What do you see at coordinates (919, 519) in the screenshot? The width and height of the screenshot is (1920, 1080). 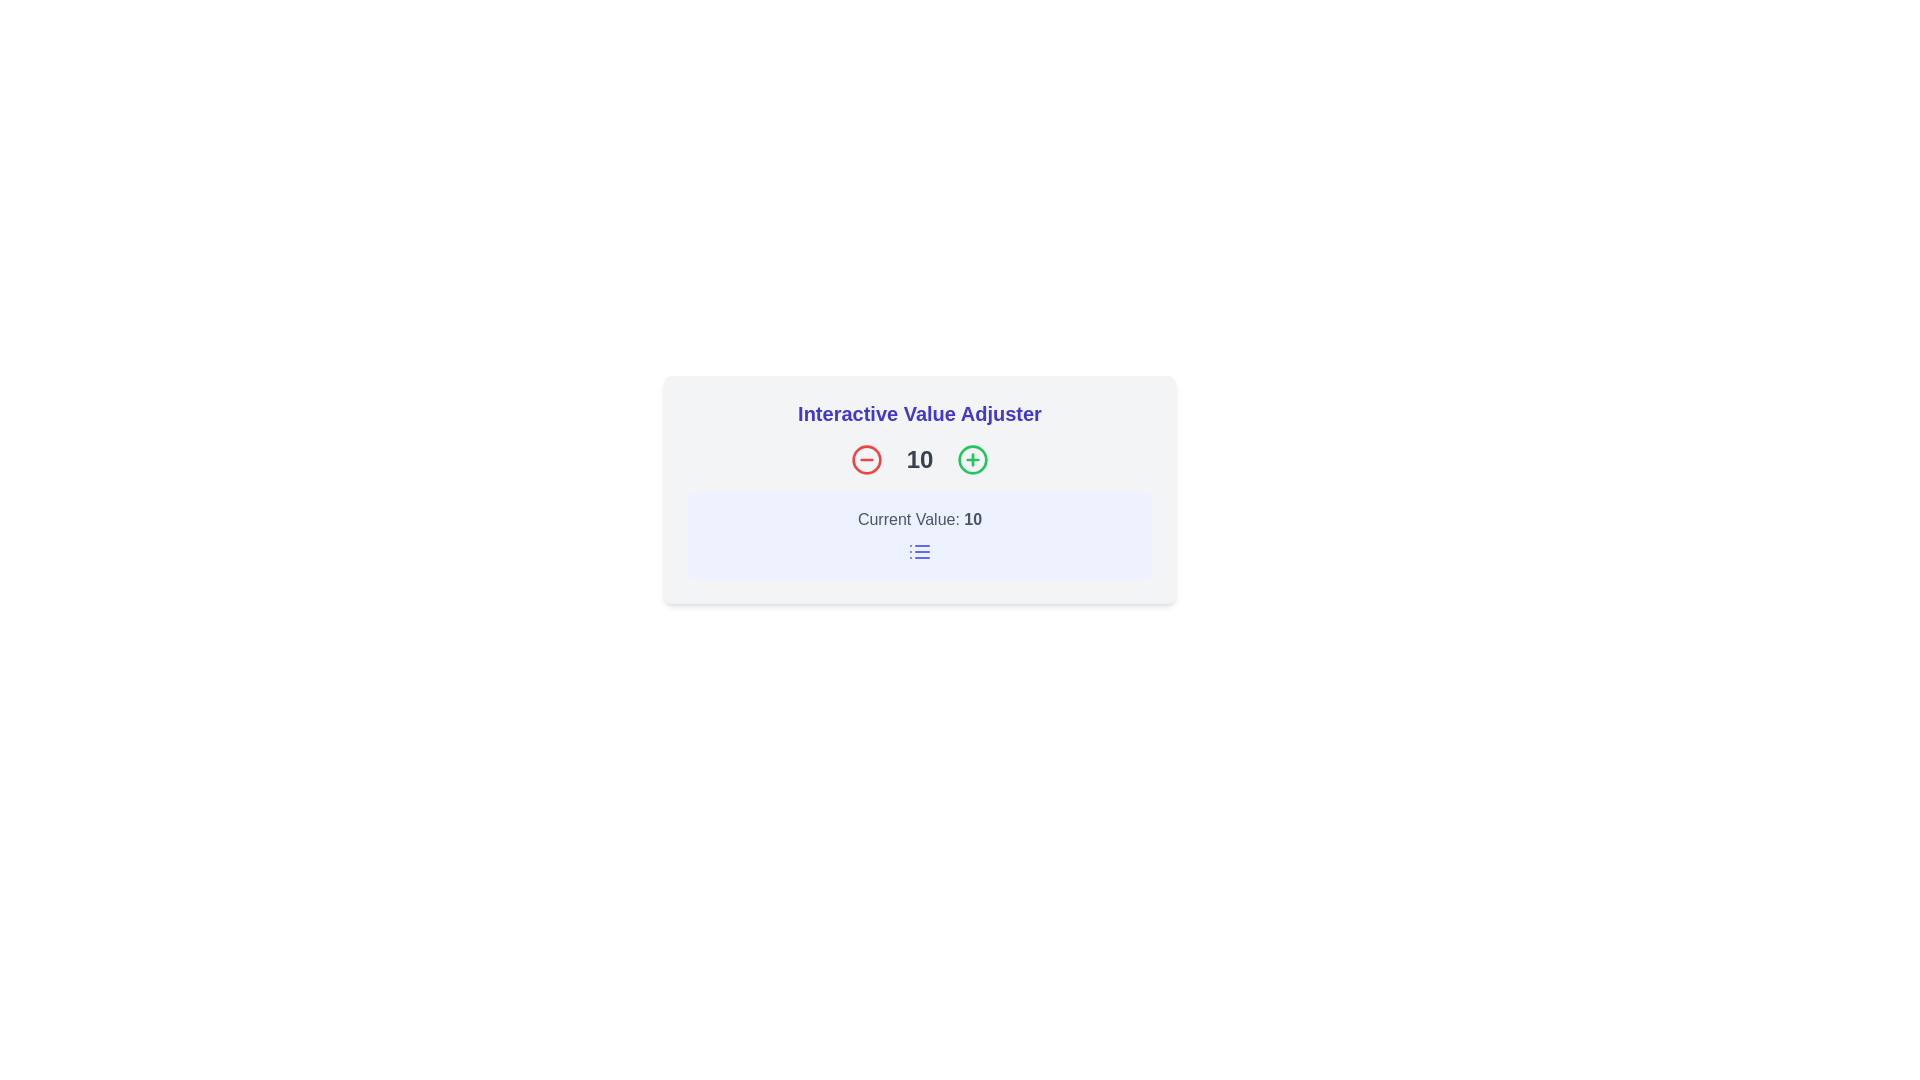 I see `the static text display that shows the current value associated with the numeric adjuster, located in the middle section of the card-like component` at bounding box center [919, 519].